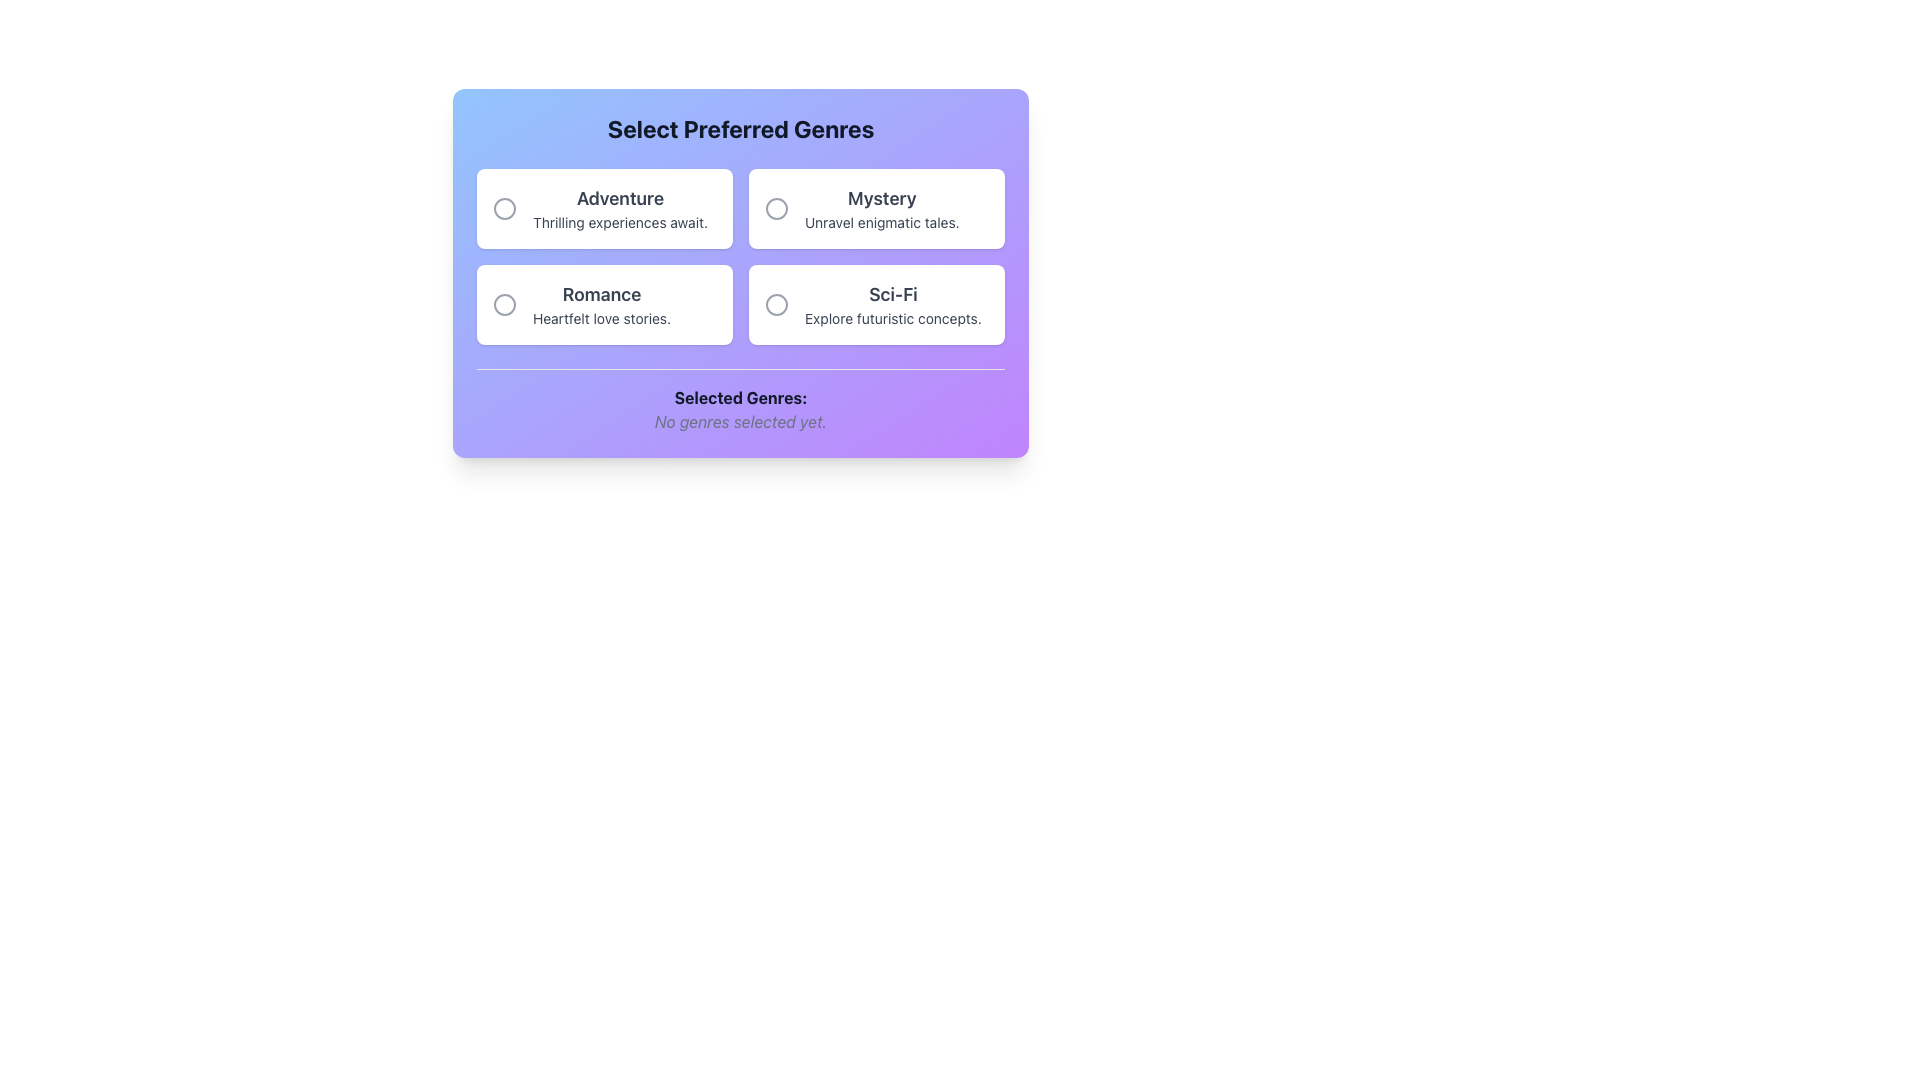  What do you see at coordinates (877, 304) in the screenshot?
I see `the 'Sci-Fi' button in the bottom-right corner of the grid` at bounding box center [877, 304].